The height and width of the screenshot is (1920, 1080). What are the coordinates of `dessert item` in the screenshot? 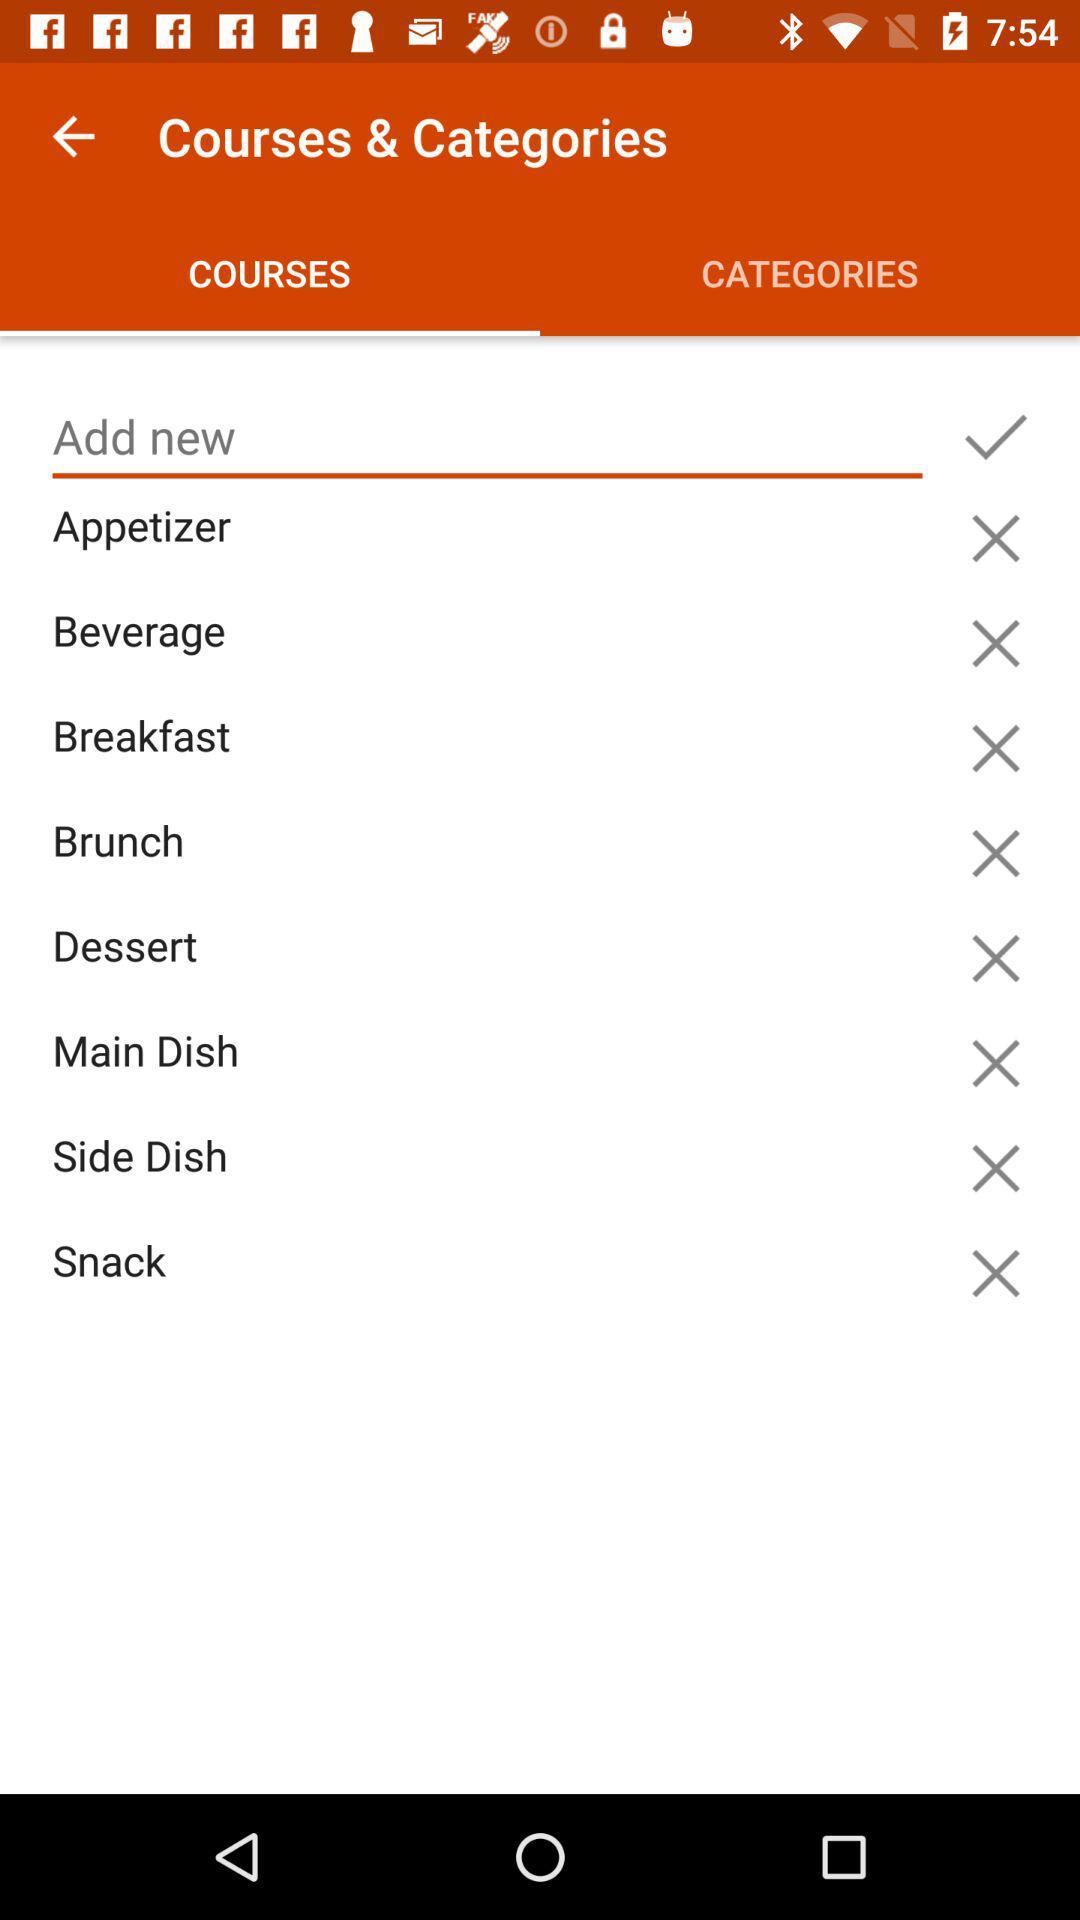 It's located at (492, 969).